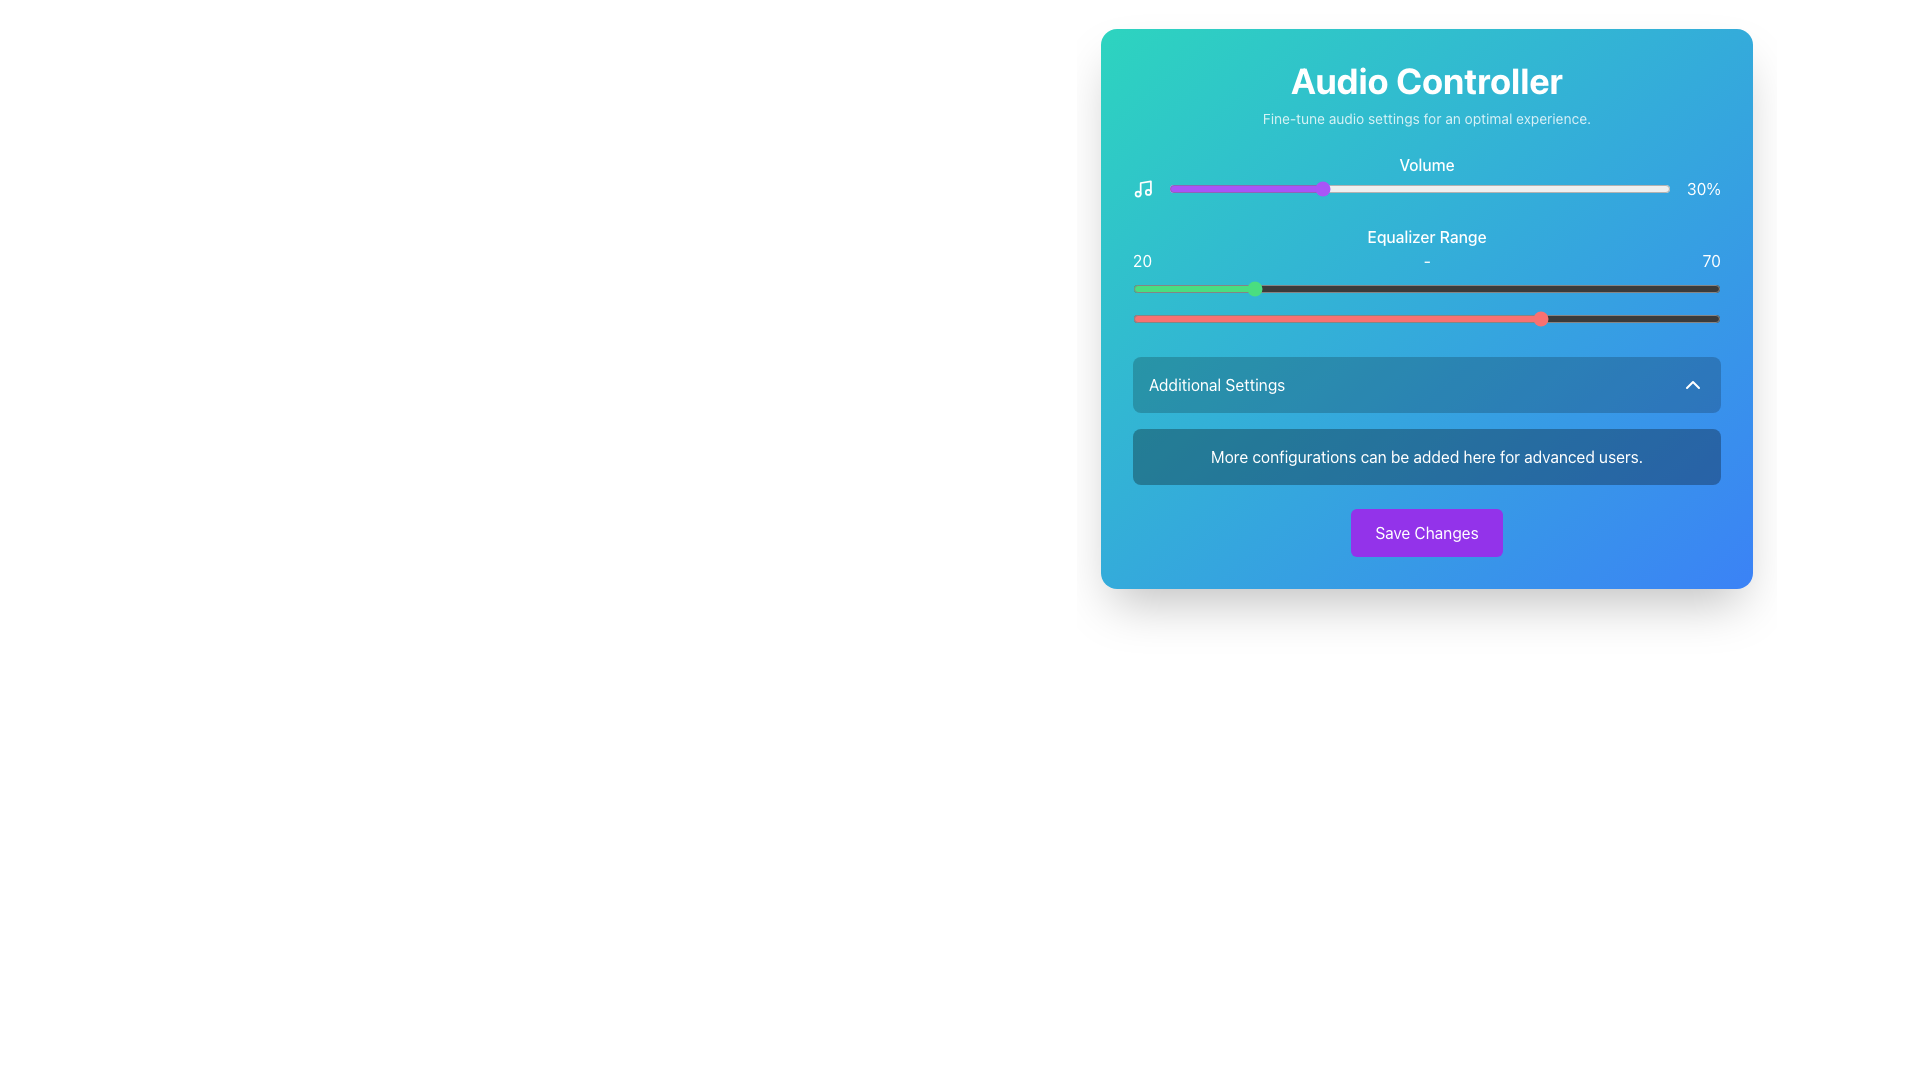 This screenshot has height=1080, width=1920. What do you see at coordinates (1425, 235) in the screenshot?
I see `the text label titled 'Equalizer Range', which describes the equalizer range control below it` at bounding box center [1425, 235].